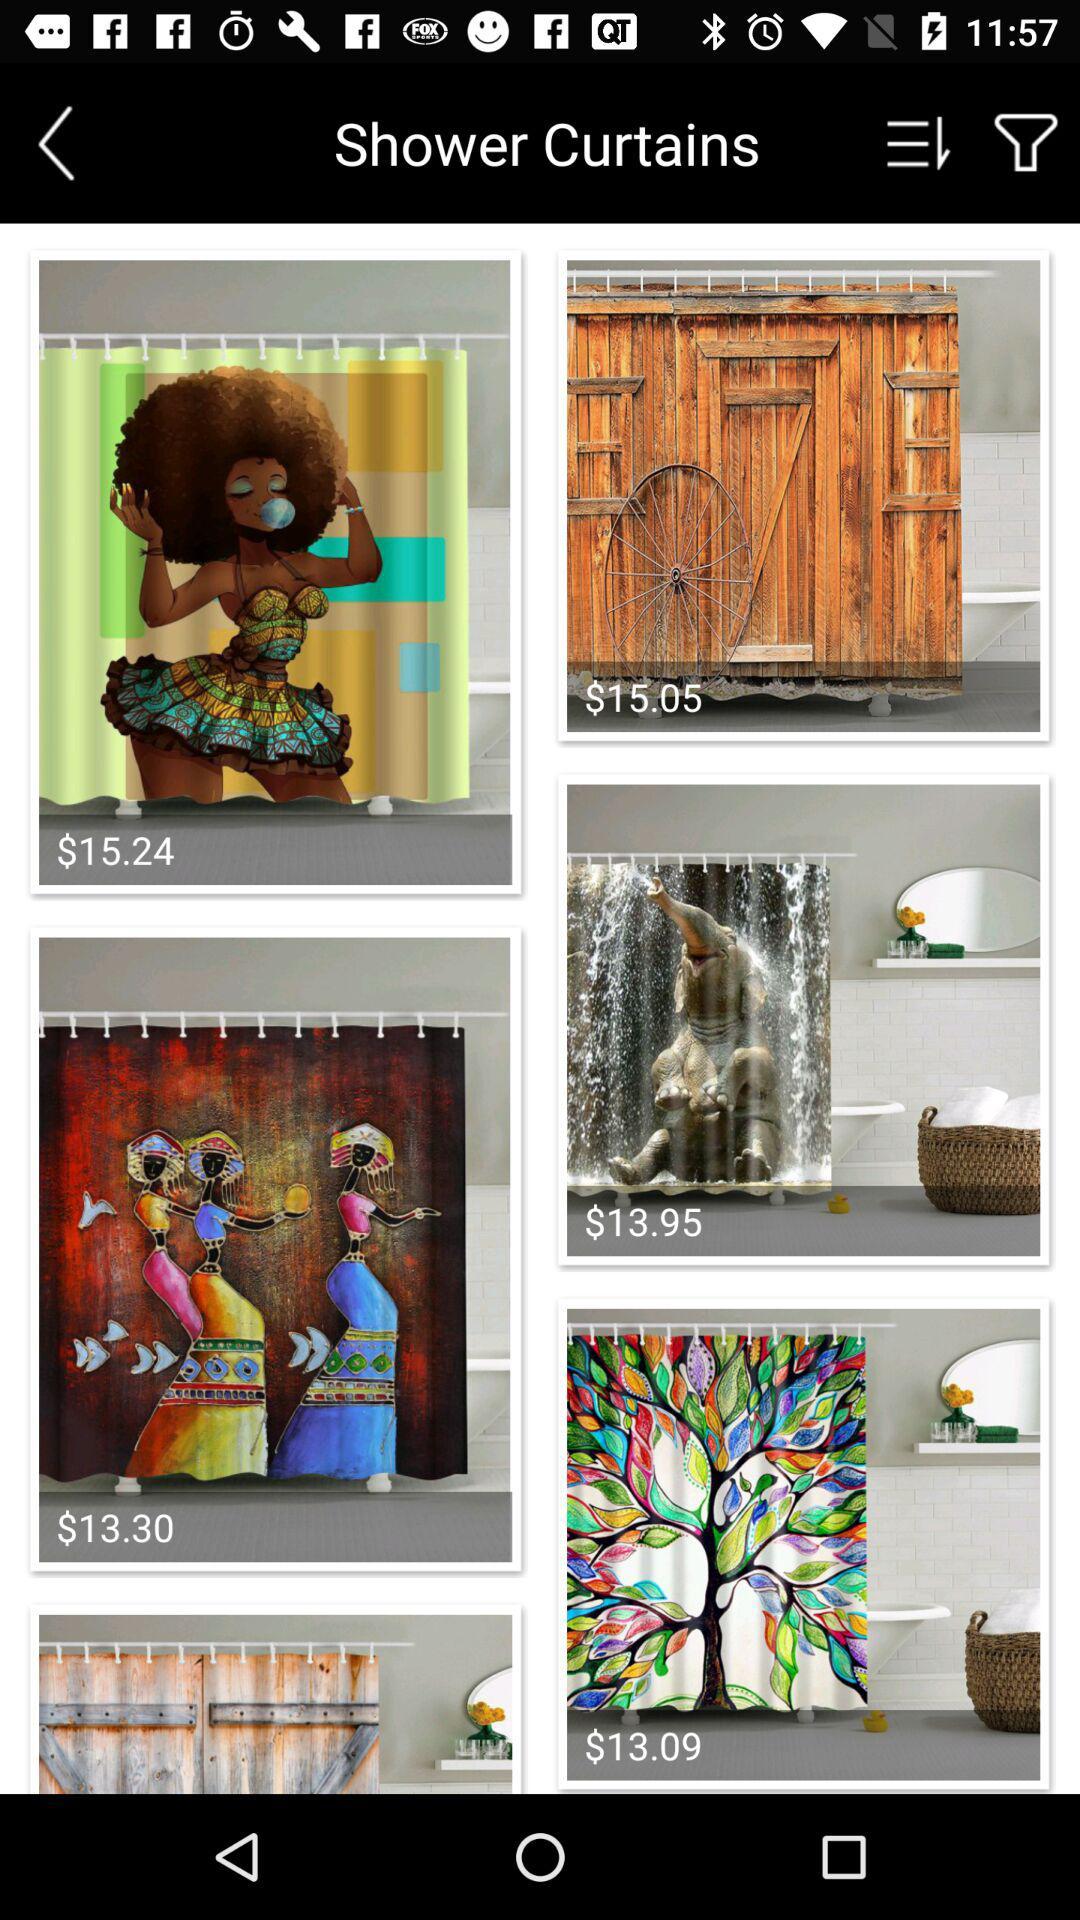 This screenshot has height=1920, width=1080. I want to click on the arrow_backward icon, so click(55, 142).